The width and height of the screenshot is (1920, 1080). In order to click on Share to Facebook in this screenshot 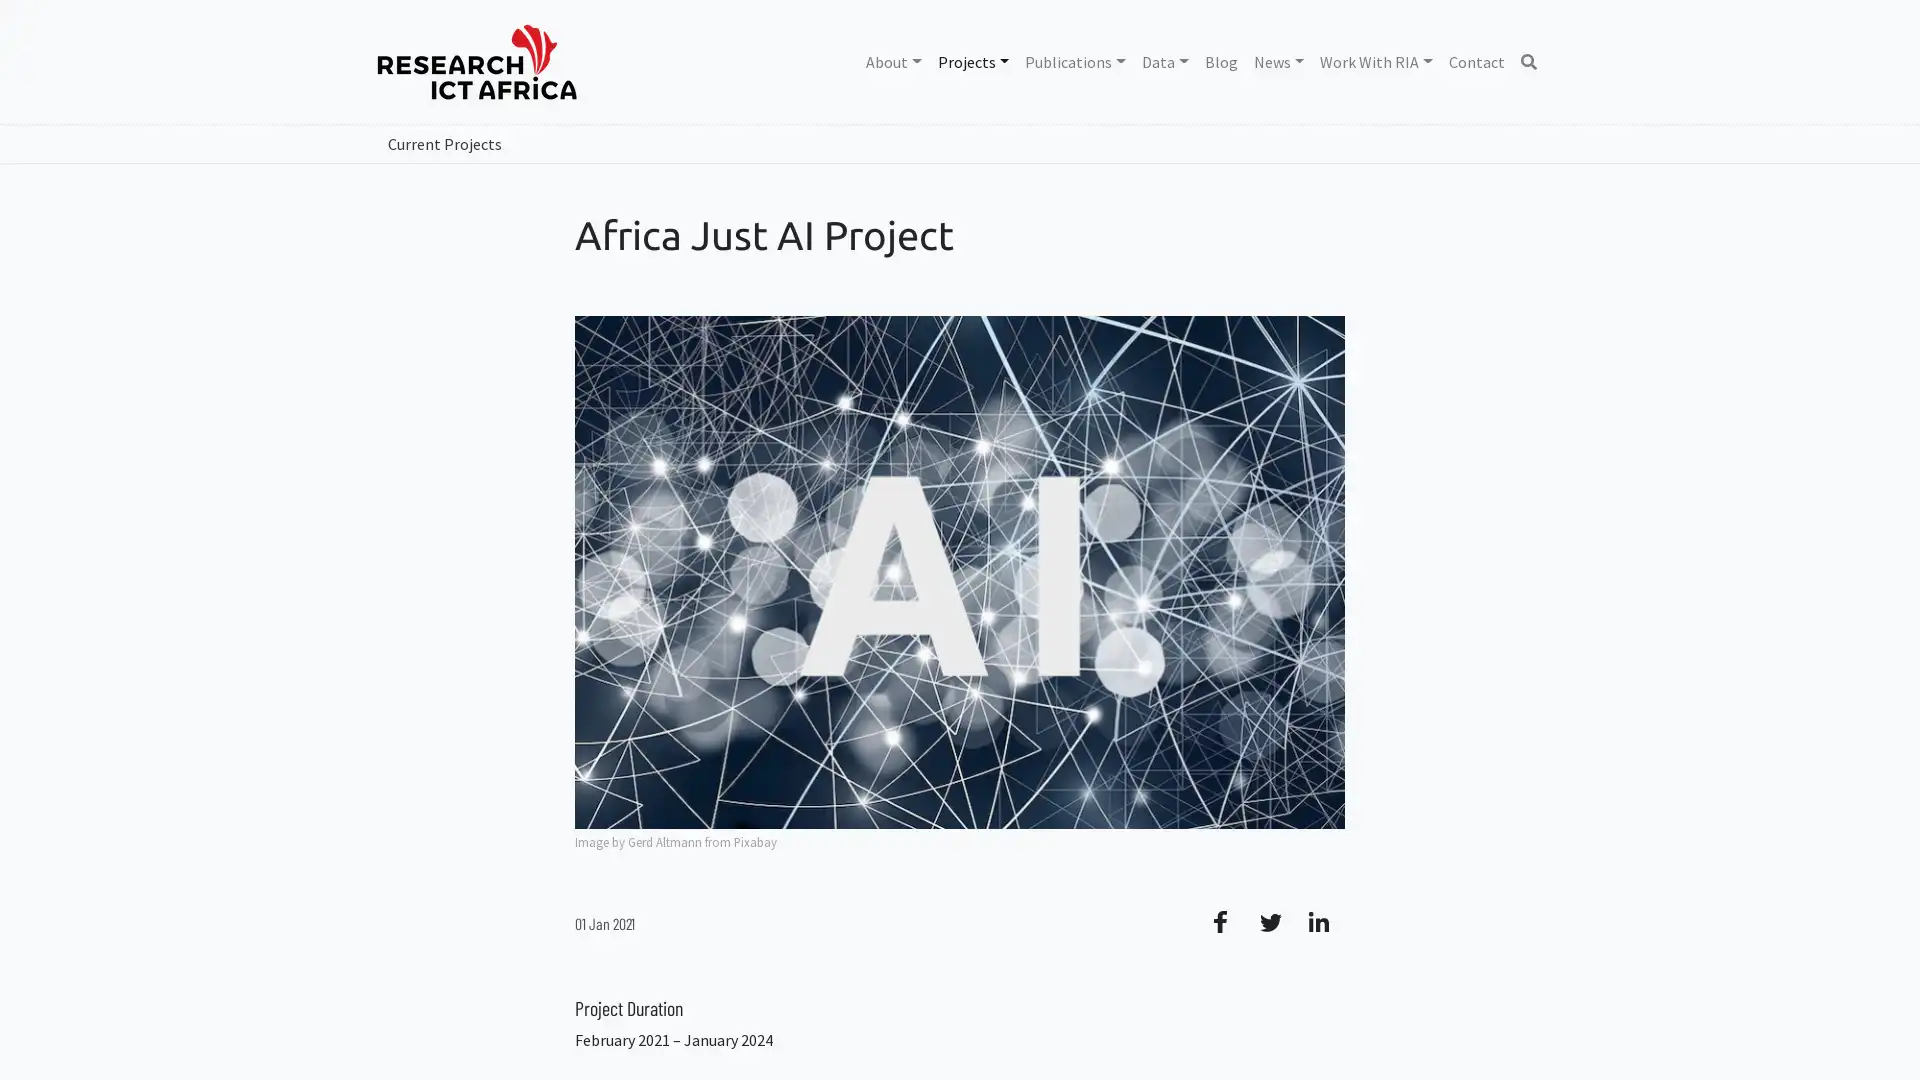, I will do `click(1228, 921)`.